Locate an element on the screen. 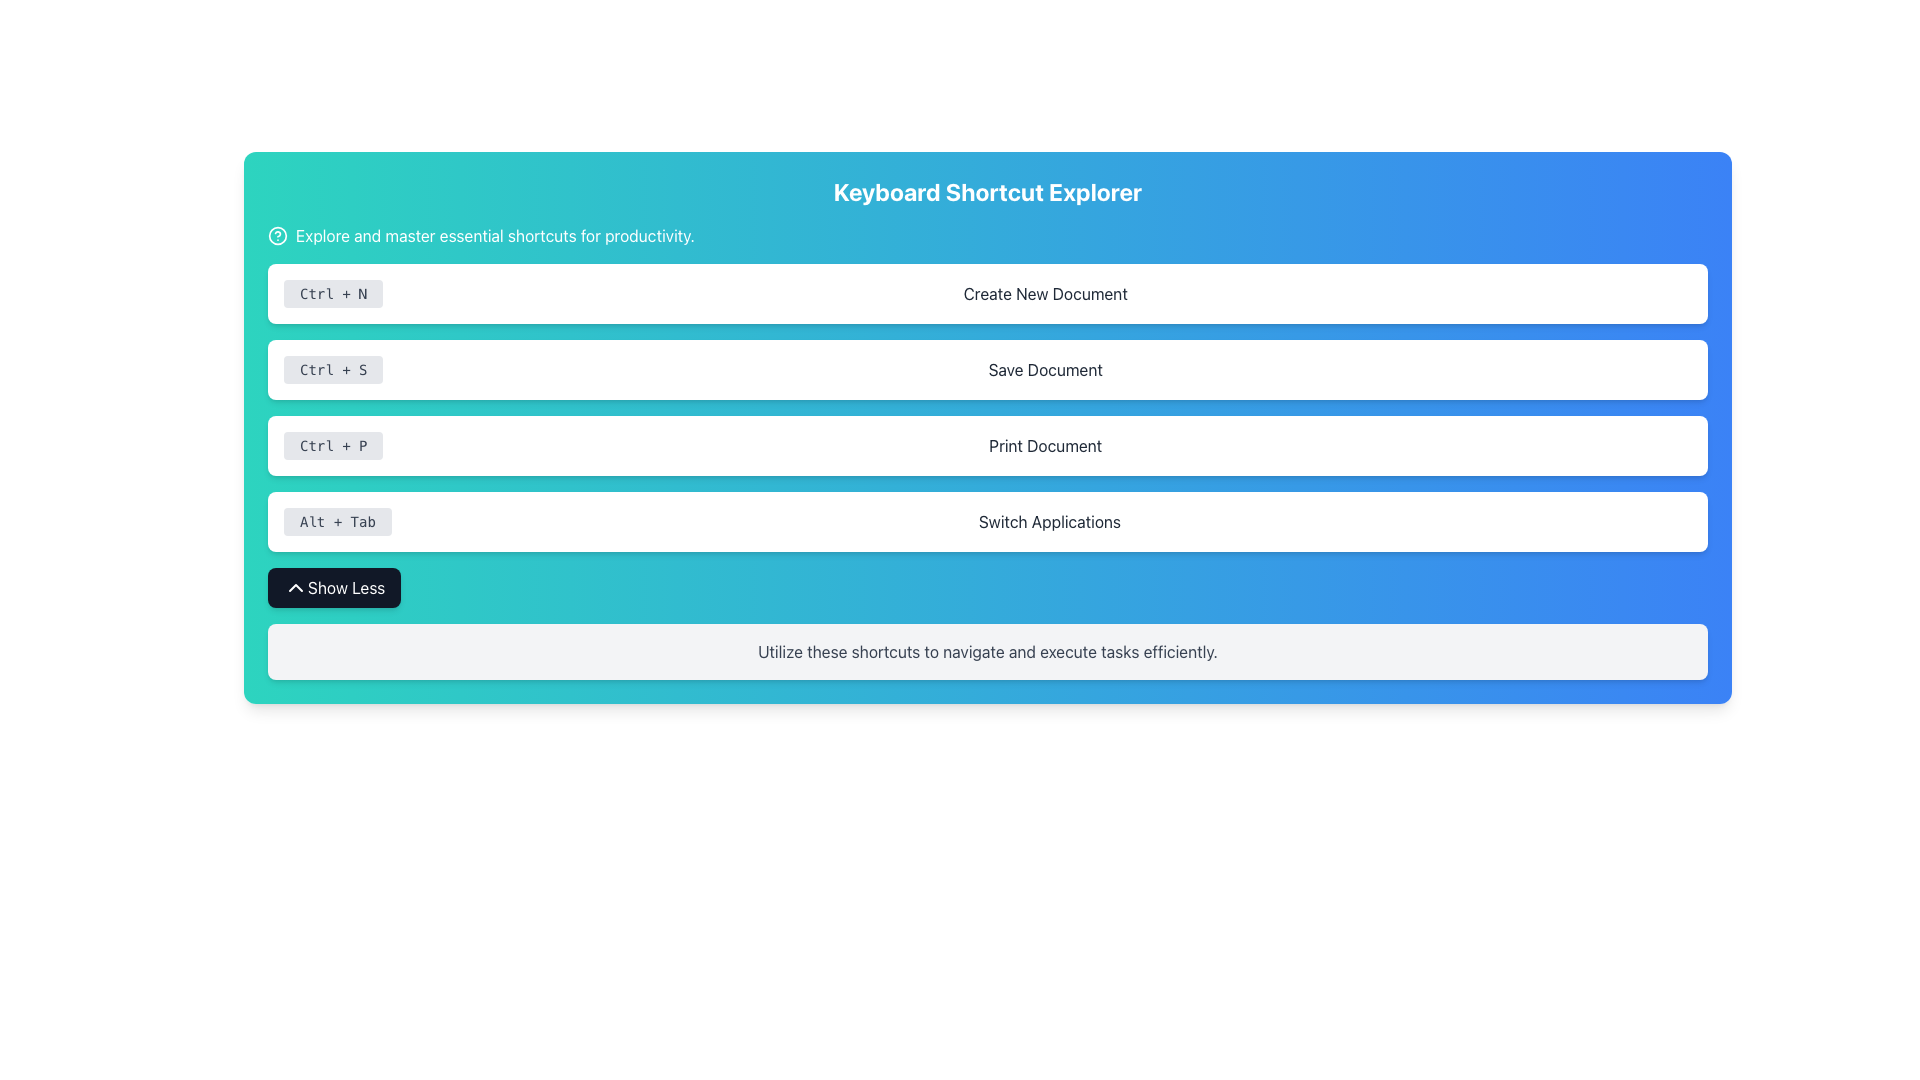  the informational block displaying the keyboard shortcut 'Alt + Tab' and its description 'Switch Applications', which is the fourth item in the vertical list is located at coordinates (988, 520).